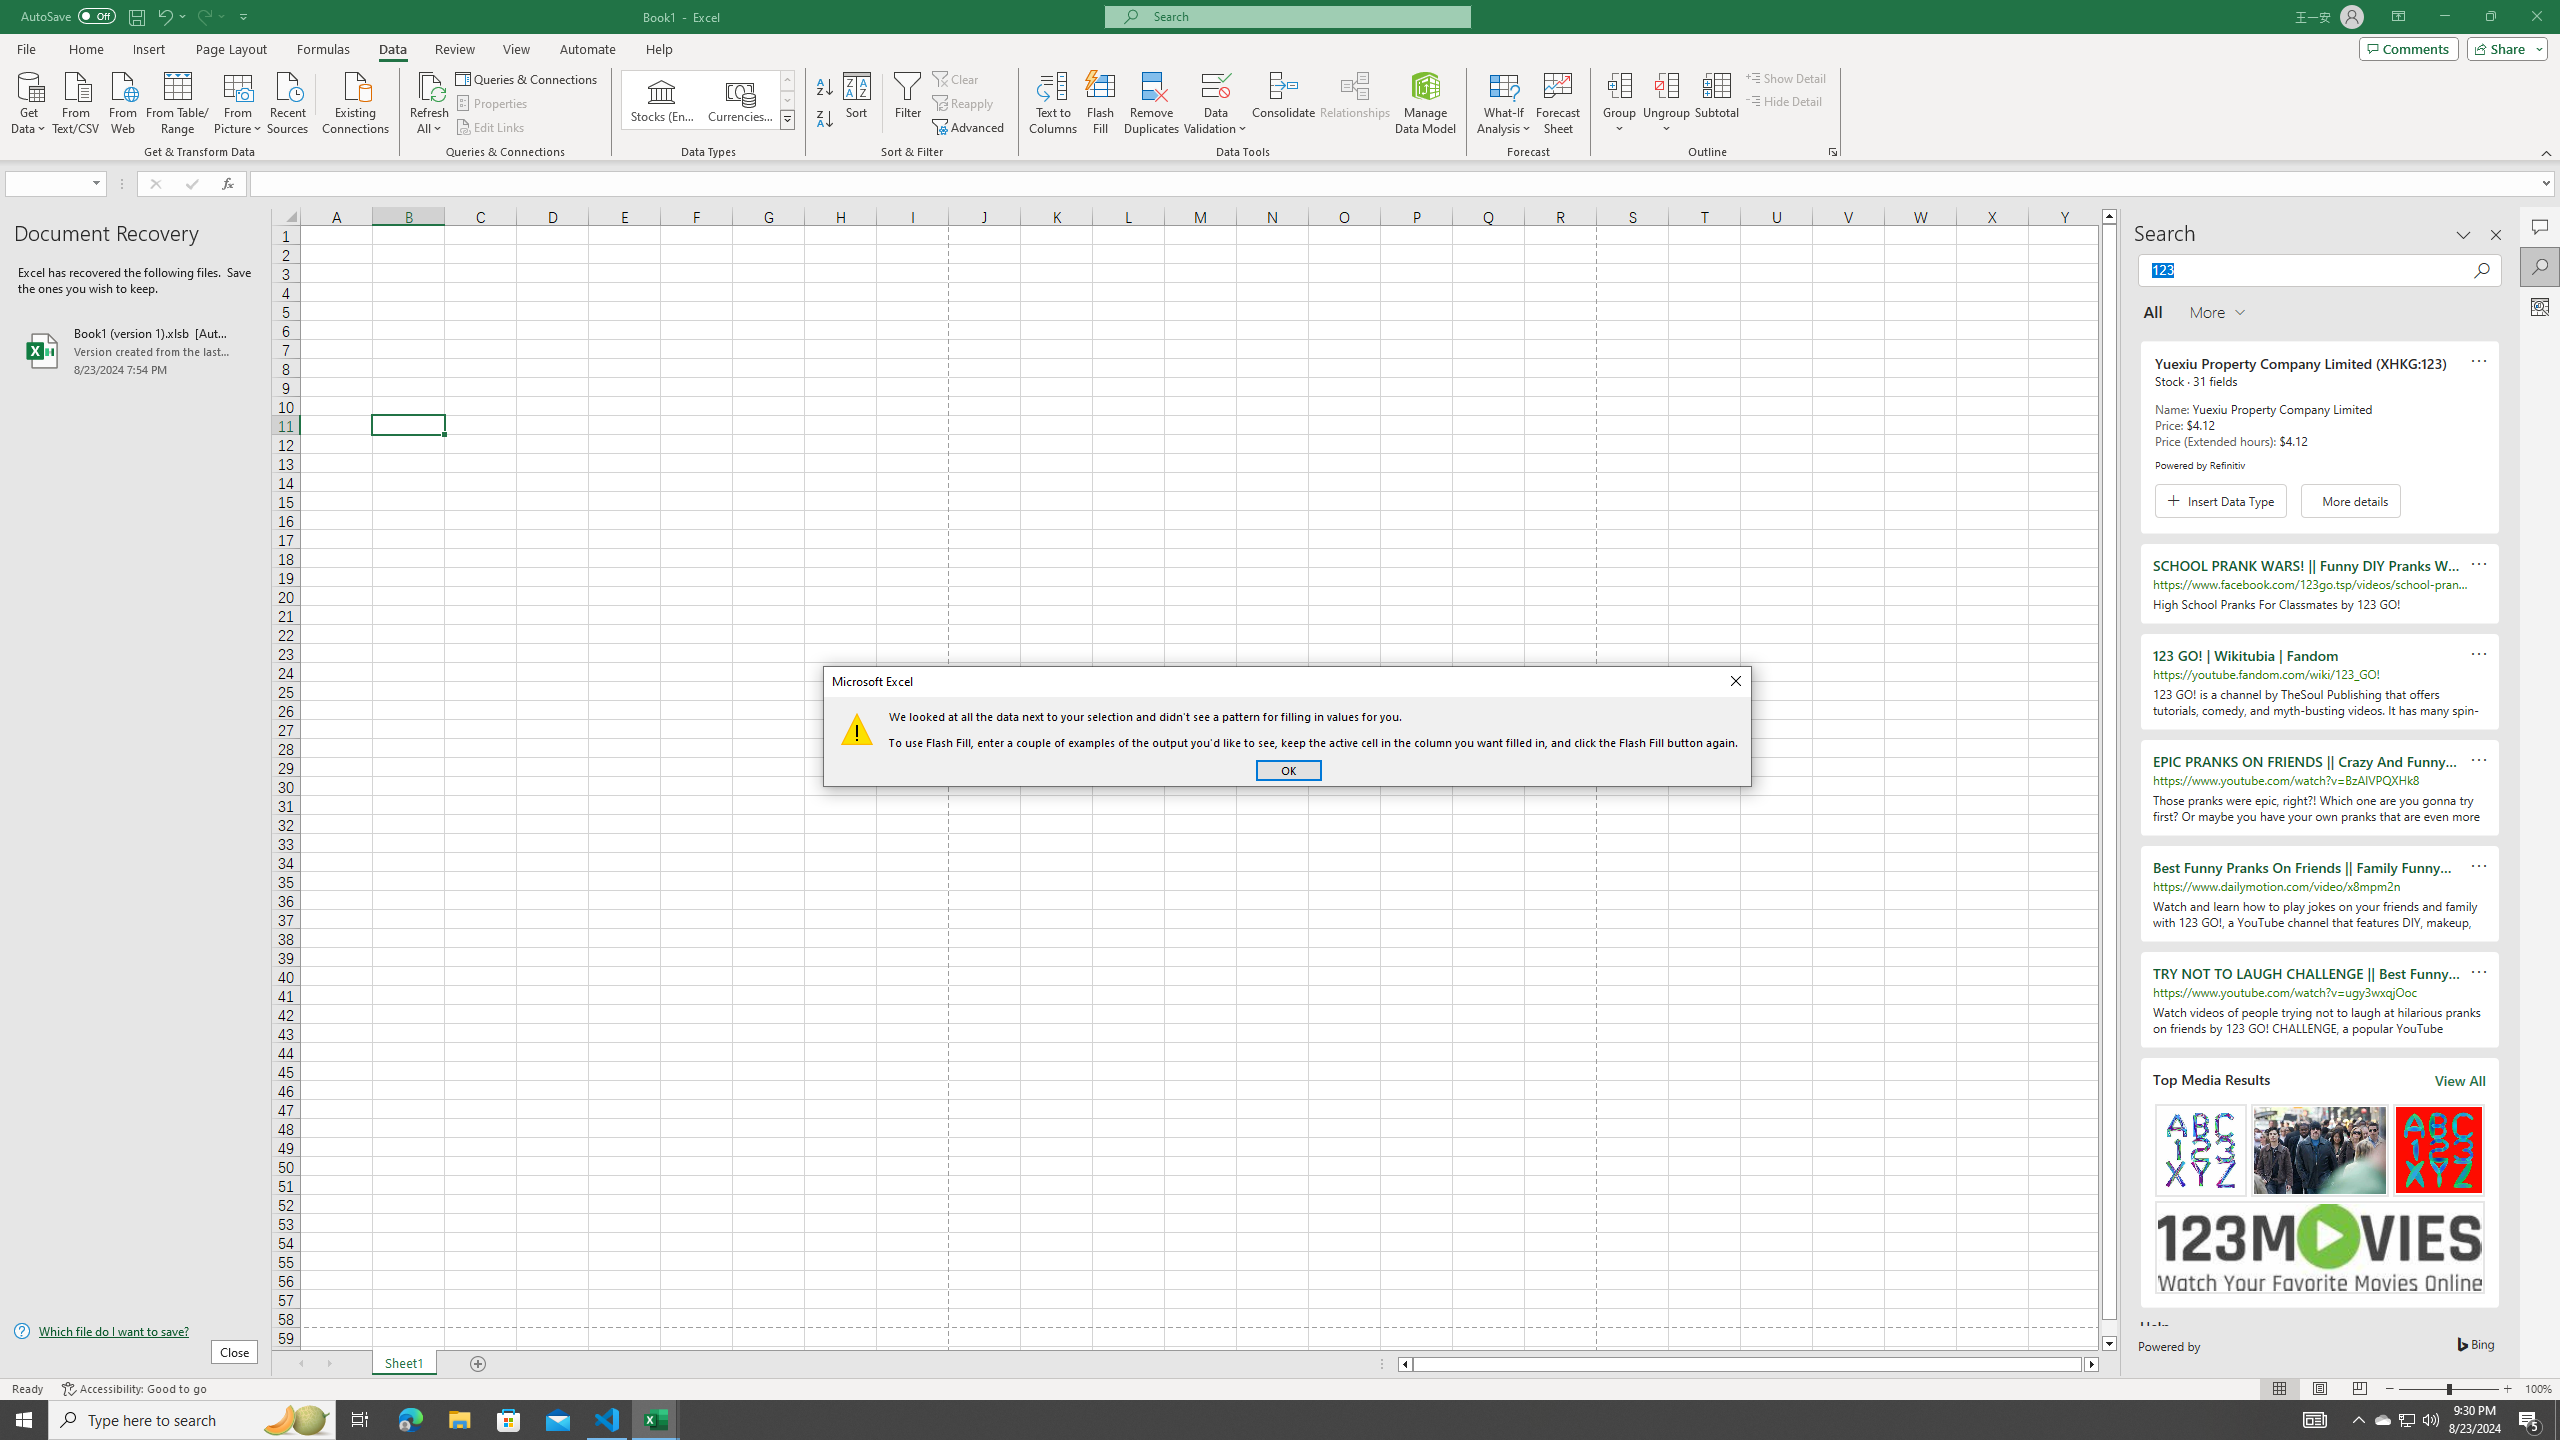 The height and width of the screenshot is (1440, 2560). I want to click on 'Consolidate...', so click(1283, 103).